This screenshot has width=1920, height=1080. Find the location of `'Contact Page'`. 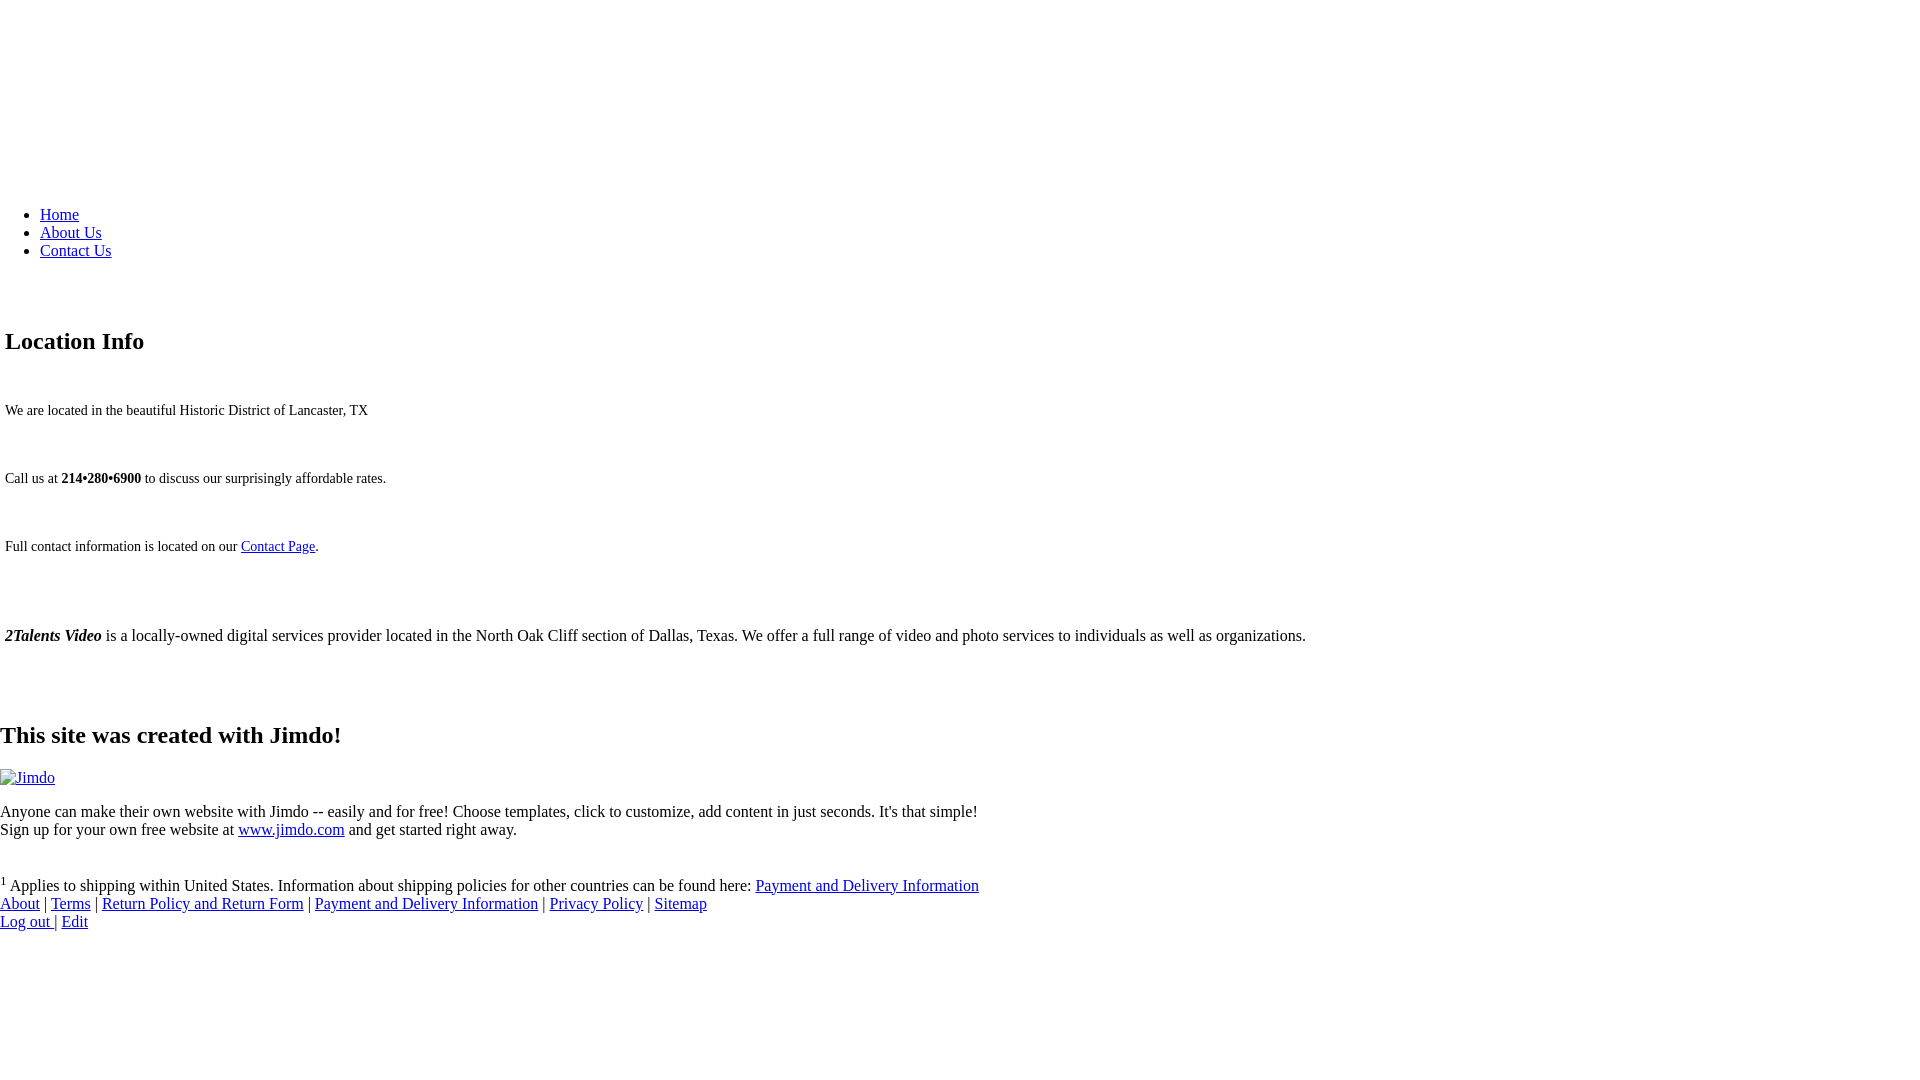

'Contact Page' is located at coordinates (277, 546).